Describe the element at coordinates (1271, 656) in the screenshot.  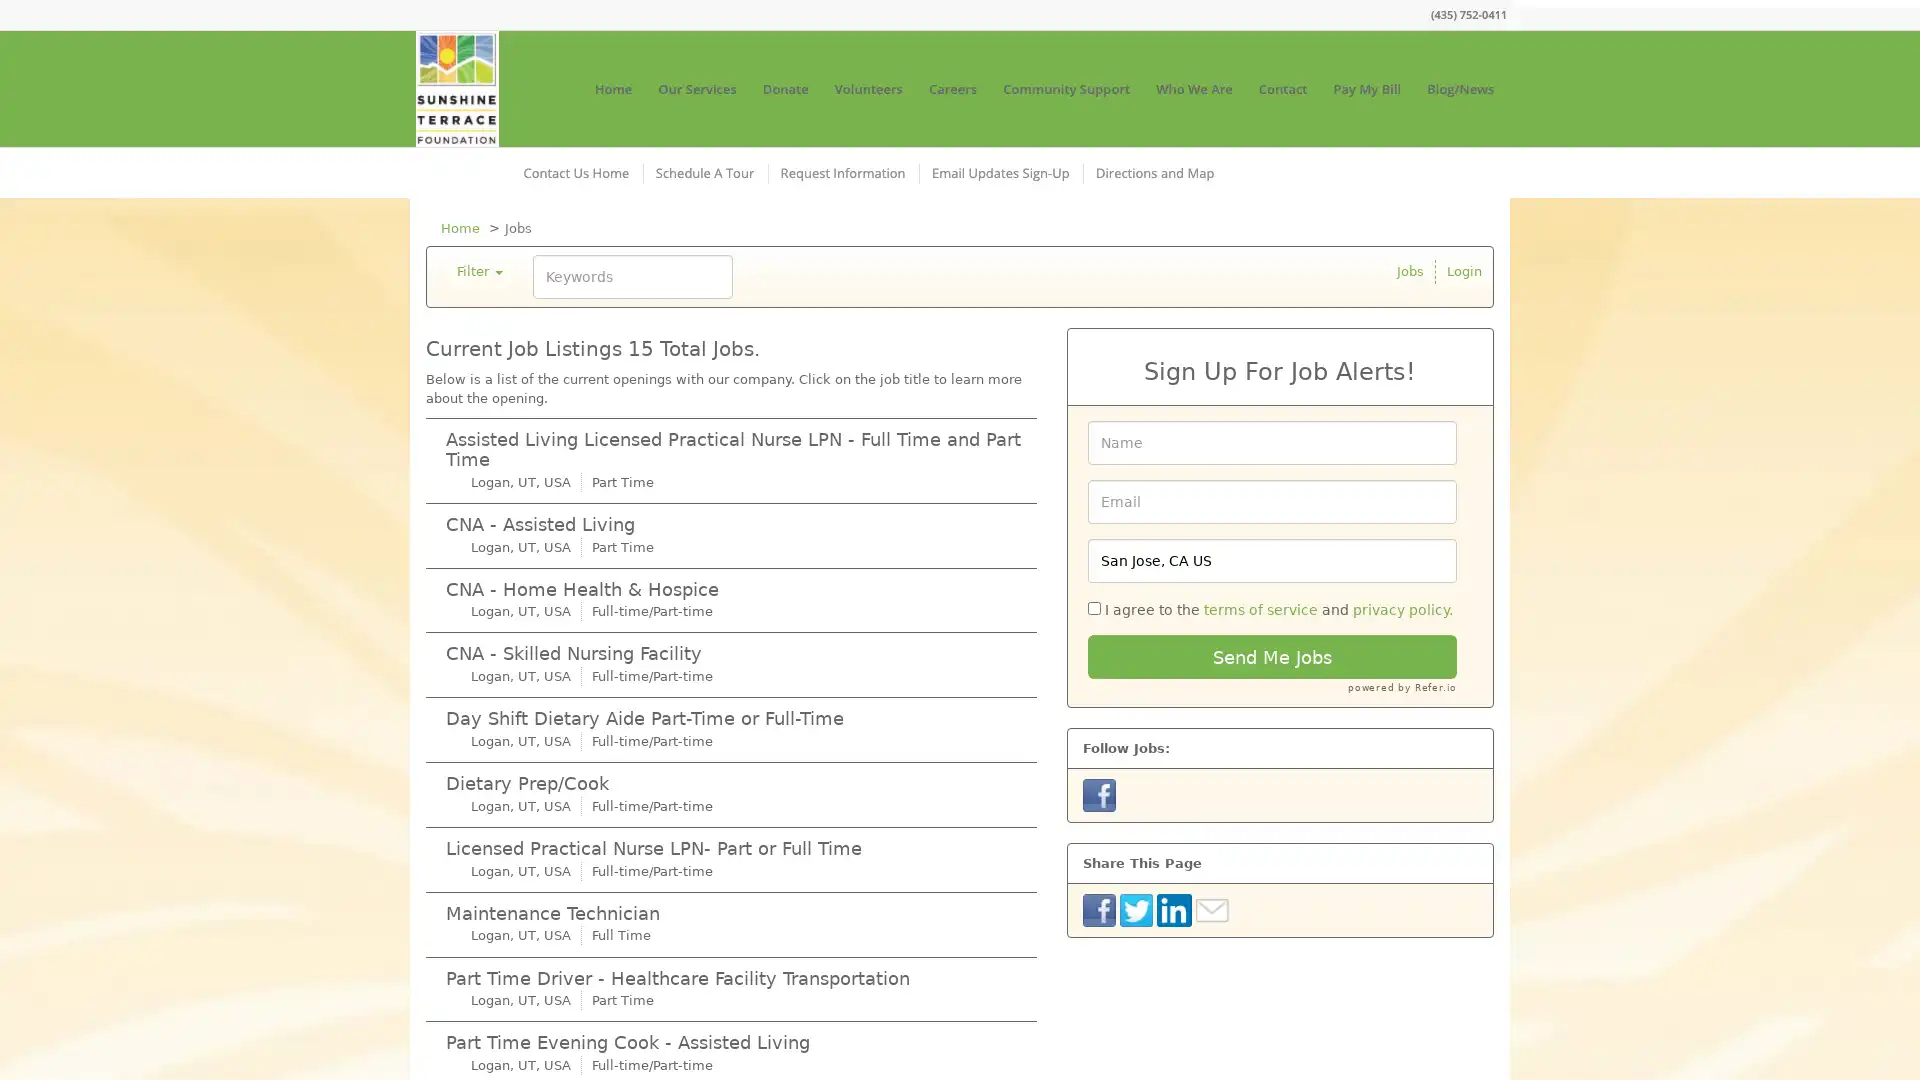
I see `Send Me Jobs` at that location.